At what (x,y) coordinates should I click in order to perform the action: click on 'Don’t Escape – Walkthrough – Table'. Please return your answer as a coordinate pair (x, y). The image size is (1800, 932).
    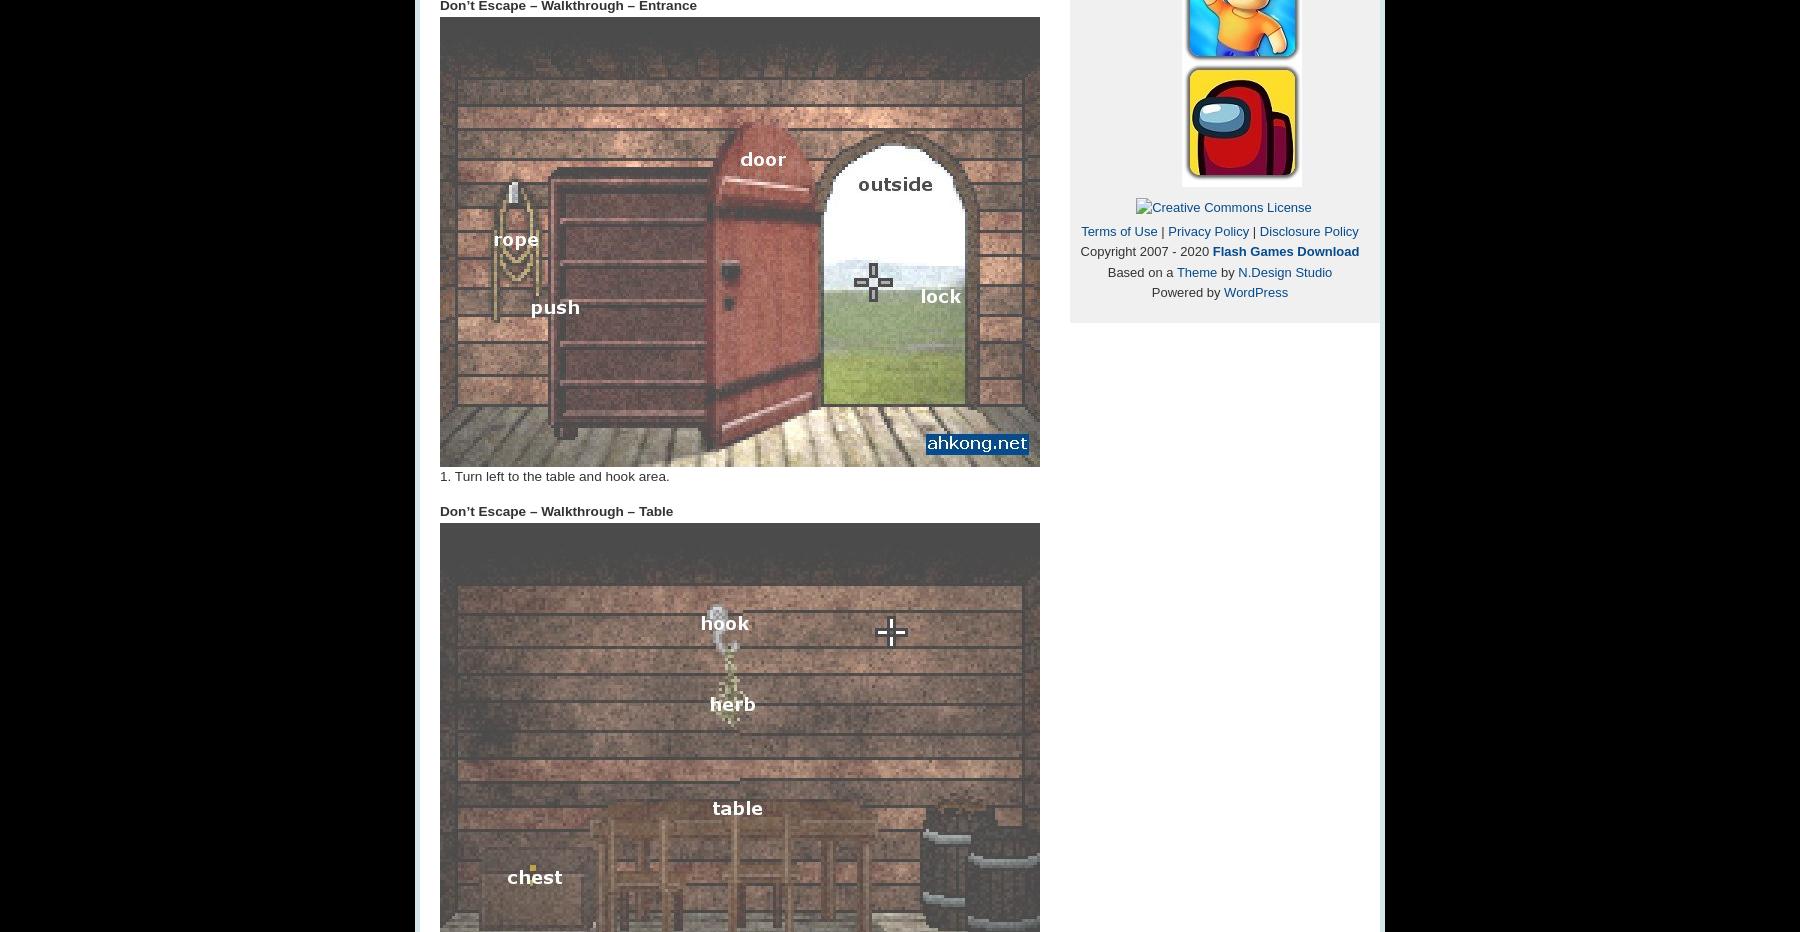
    Looking at the image, I should click on (555, 510).